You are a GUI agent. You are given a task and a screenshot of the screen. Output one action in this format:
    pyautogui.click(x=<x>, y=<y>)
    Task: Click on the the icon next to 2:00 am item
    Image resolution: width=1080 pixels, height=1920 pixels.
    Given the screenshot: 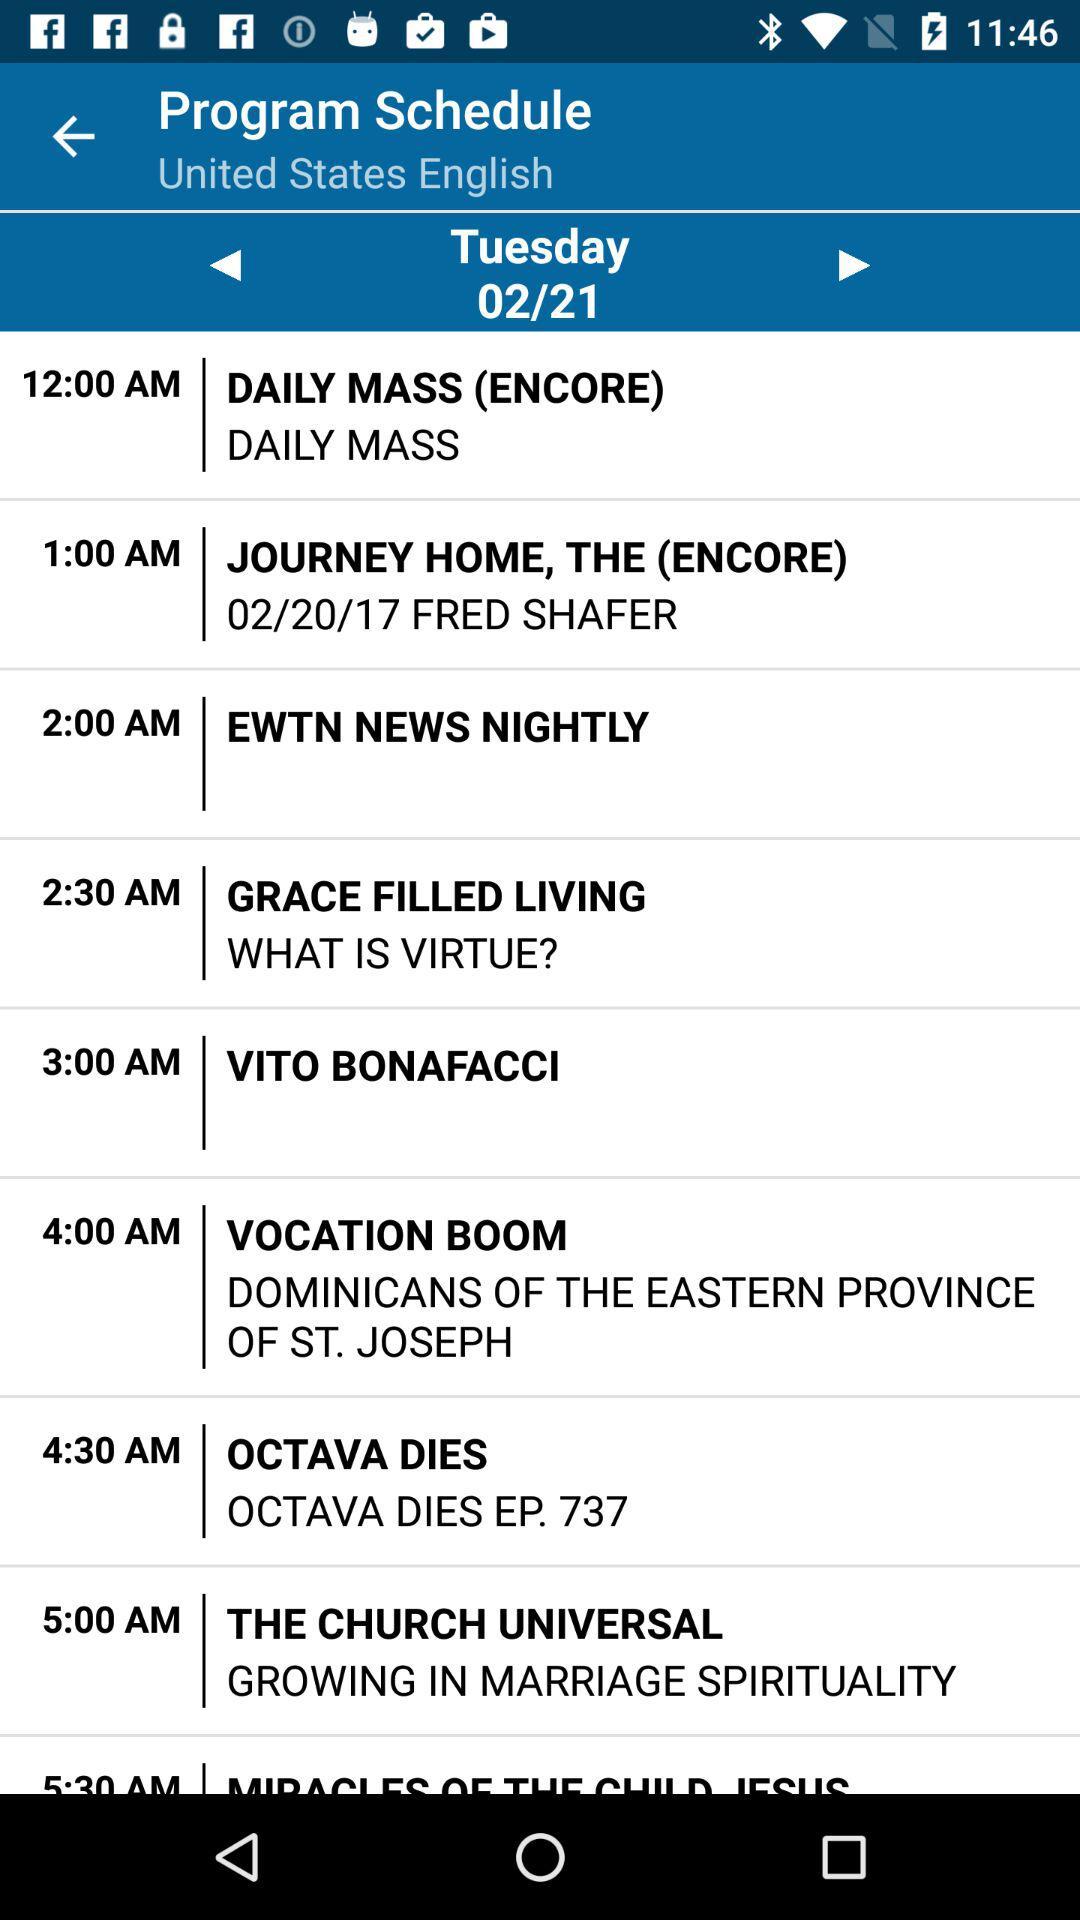 What is the action you would take?
    pyautogui.click(x=204, y=752)
    